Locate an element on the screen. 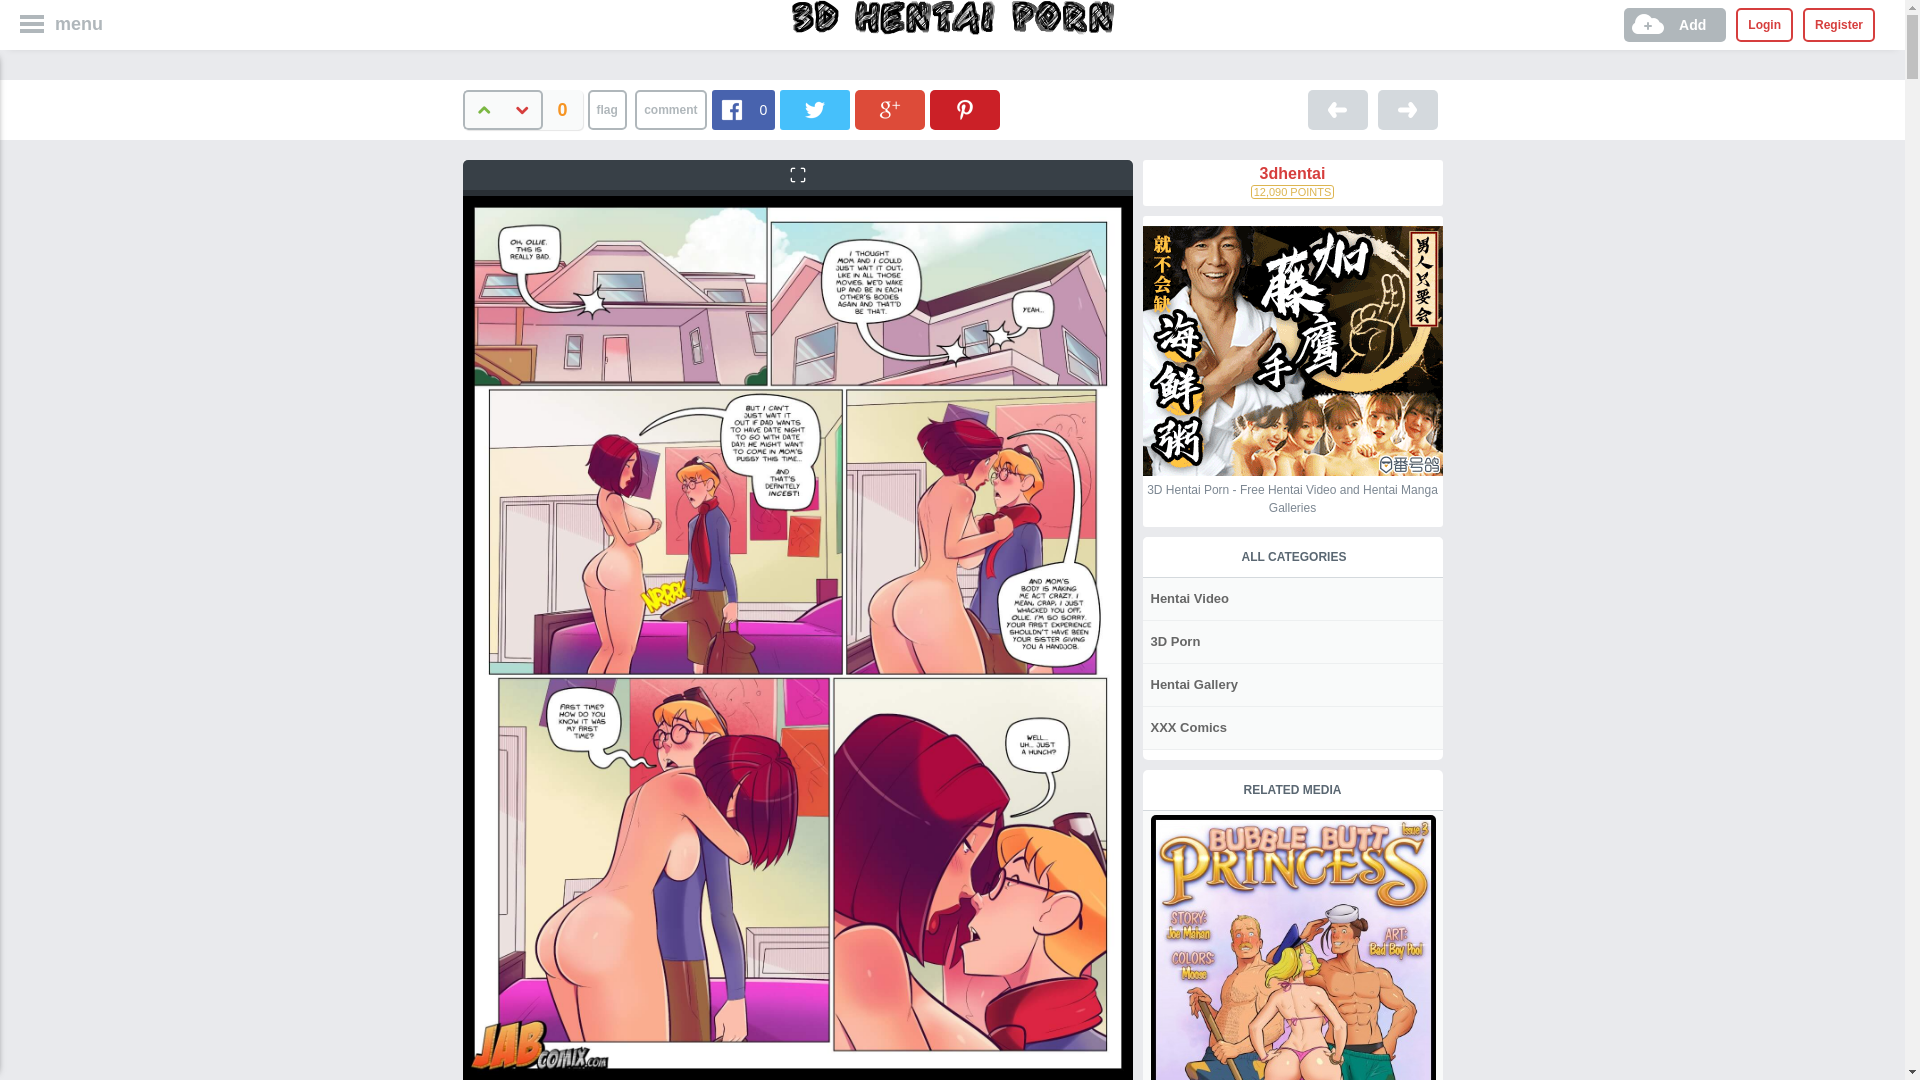  'Click to vote up' is located at coordinates (481, 110).